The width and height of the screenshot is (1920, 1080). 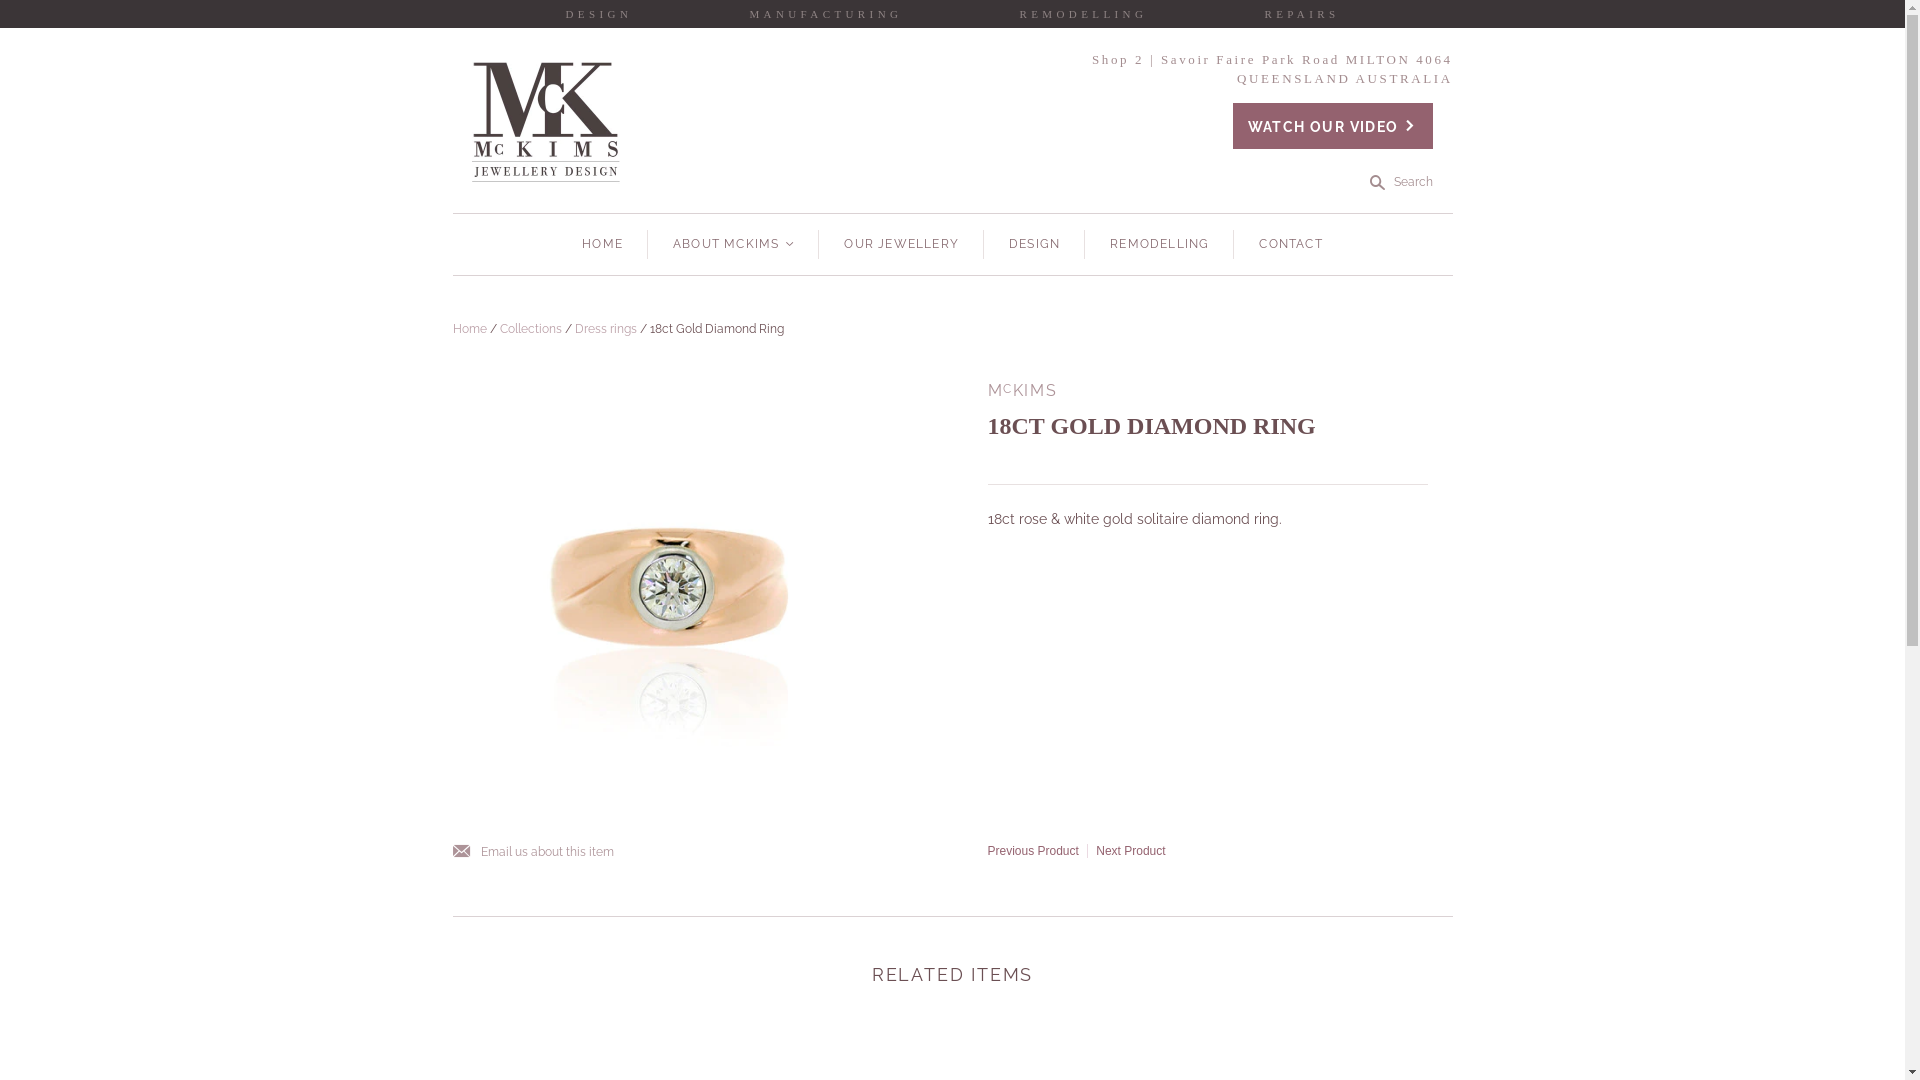 I want to click on 'OUR JEWELLERY', so click(x=900, y=243).